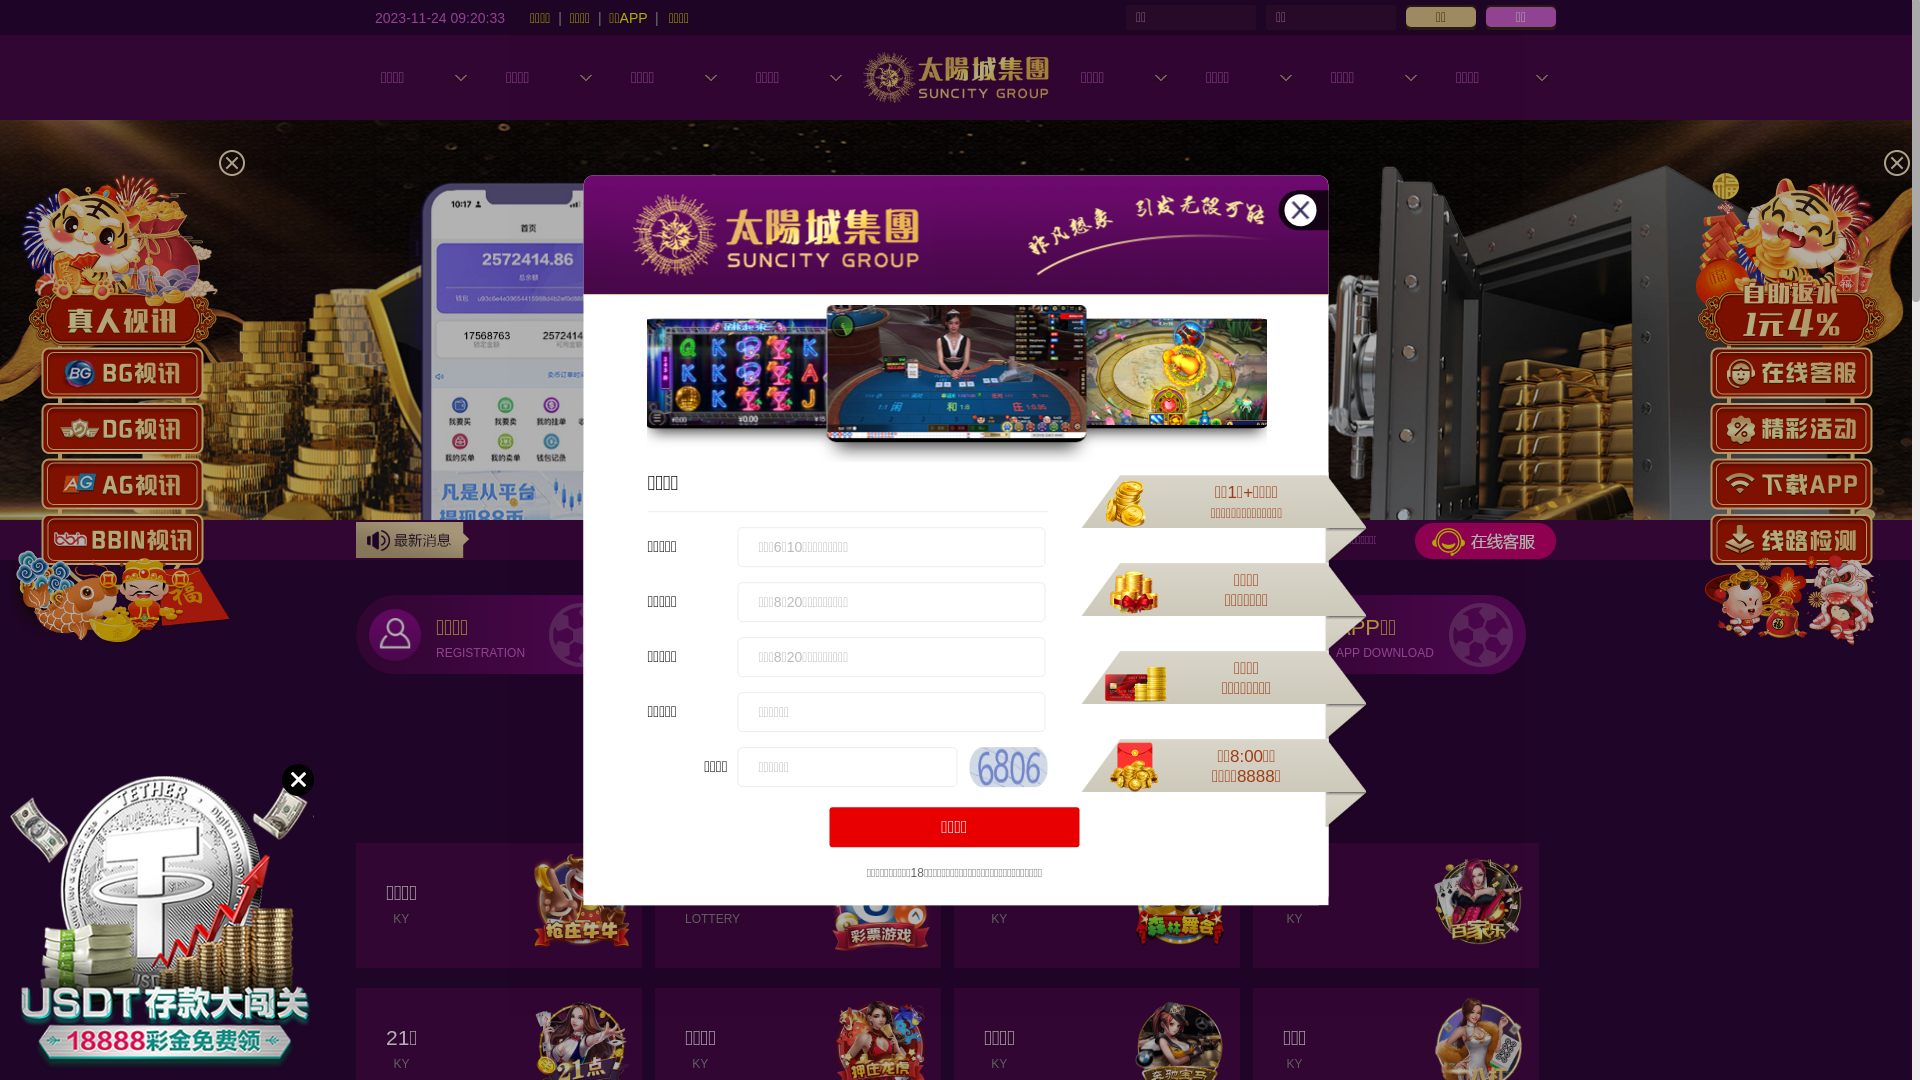 The width and height of the screenshot is (1920, 1080). Describe the element at coordinates (439, 16) in the screenshot. I see `'2023-11-24 09:20:31'` at that location.